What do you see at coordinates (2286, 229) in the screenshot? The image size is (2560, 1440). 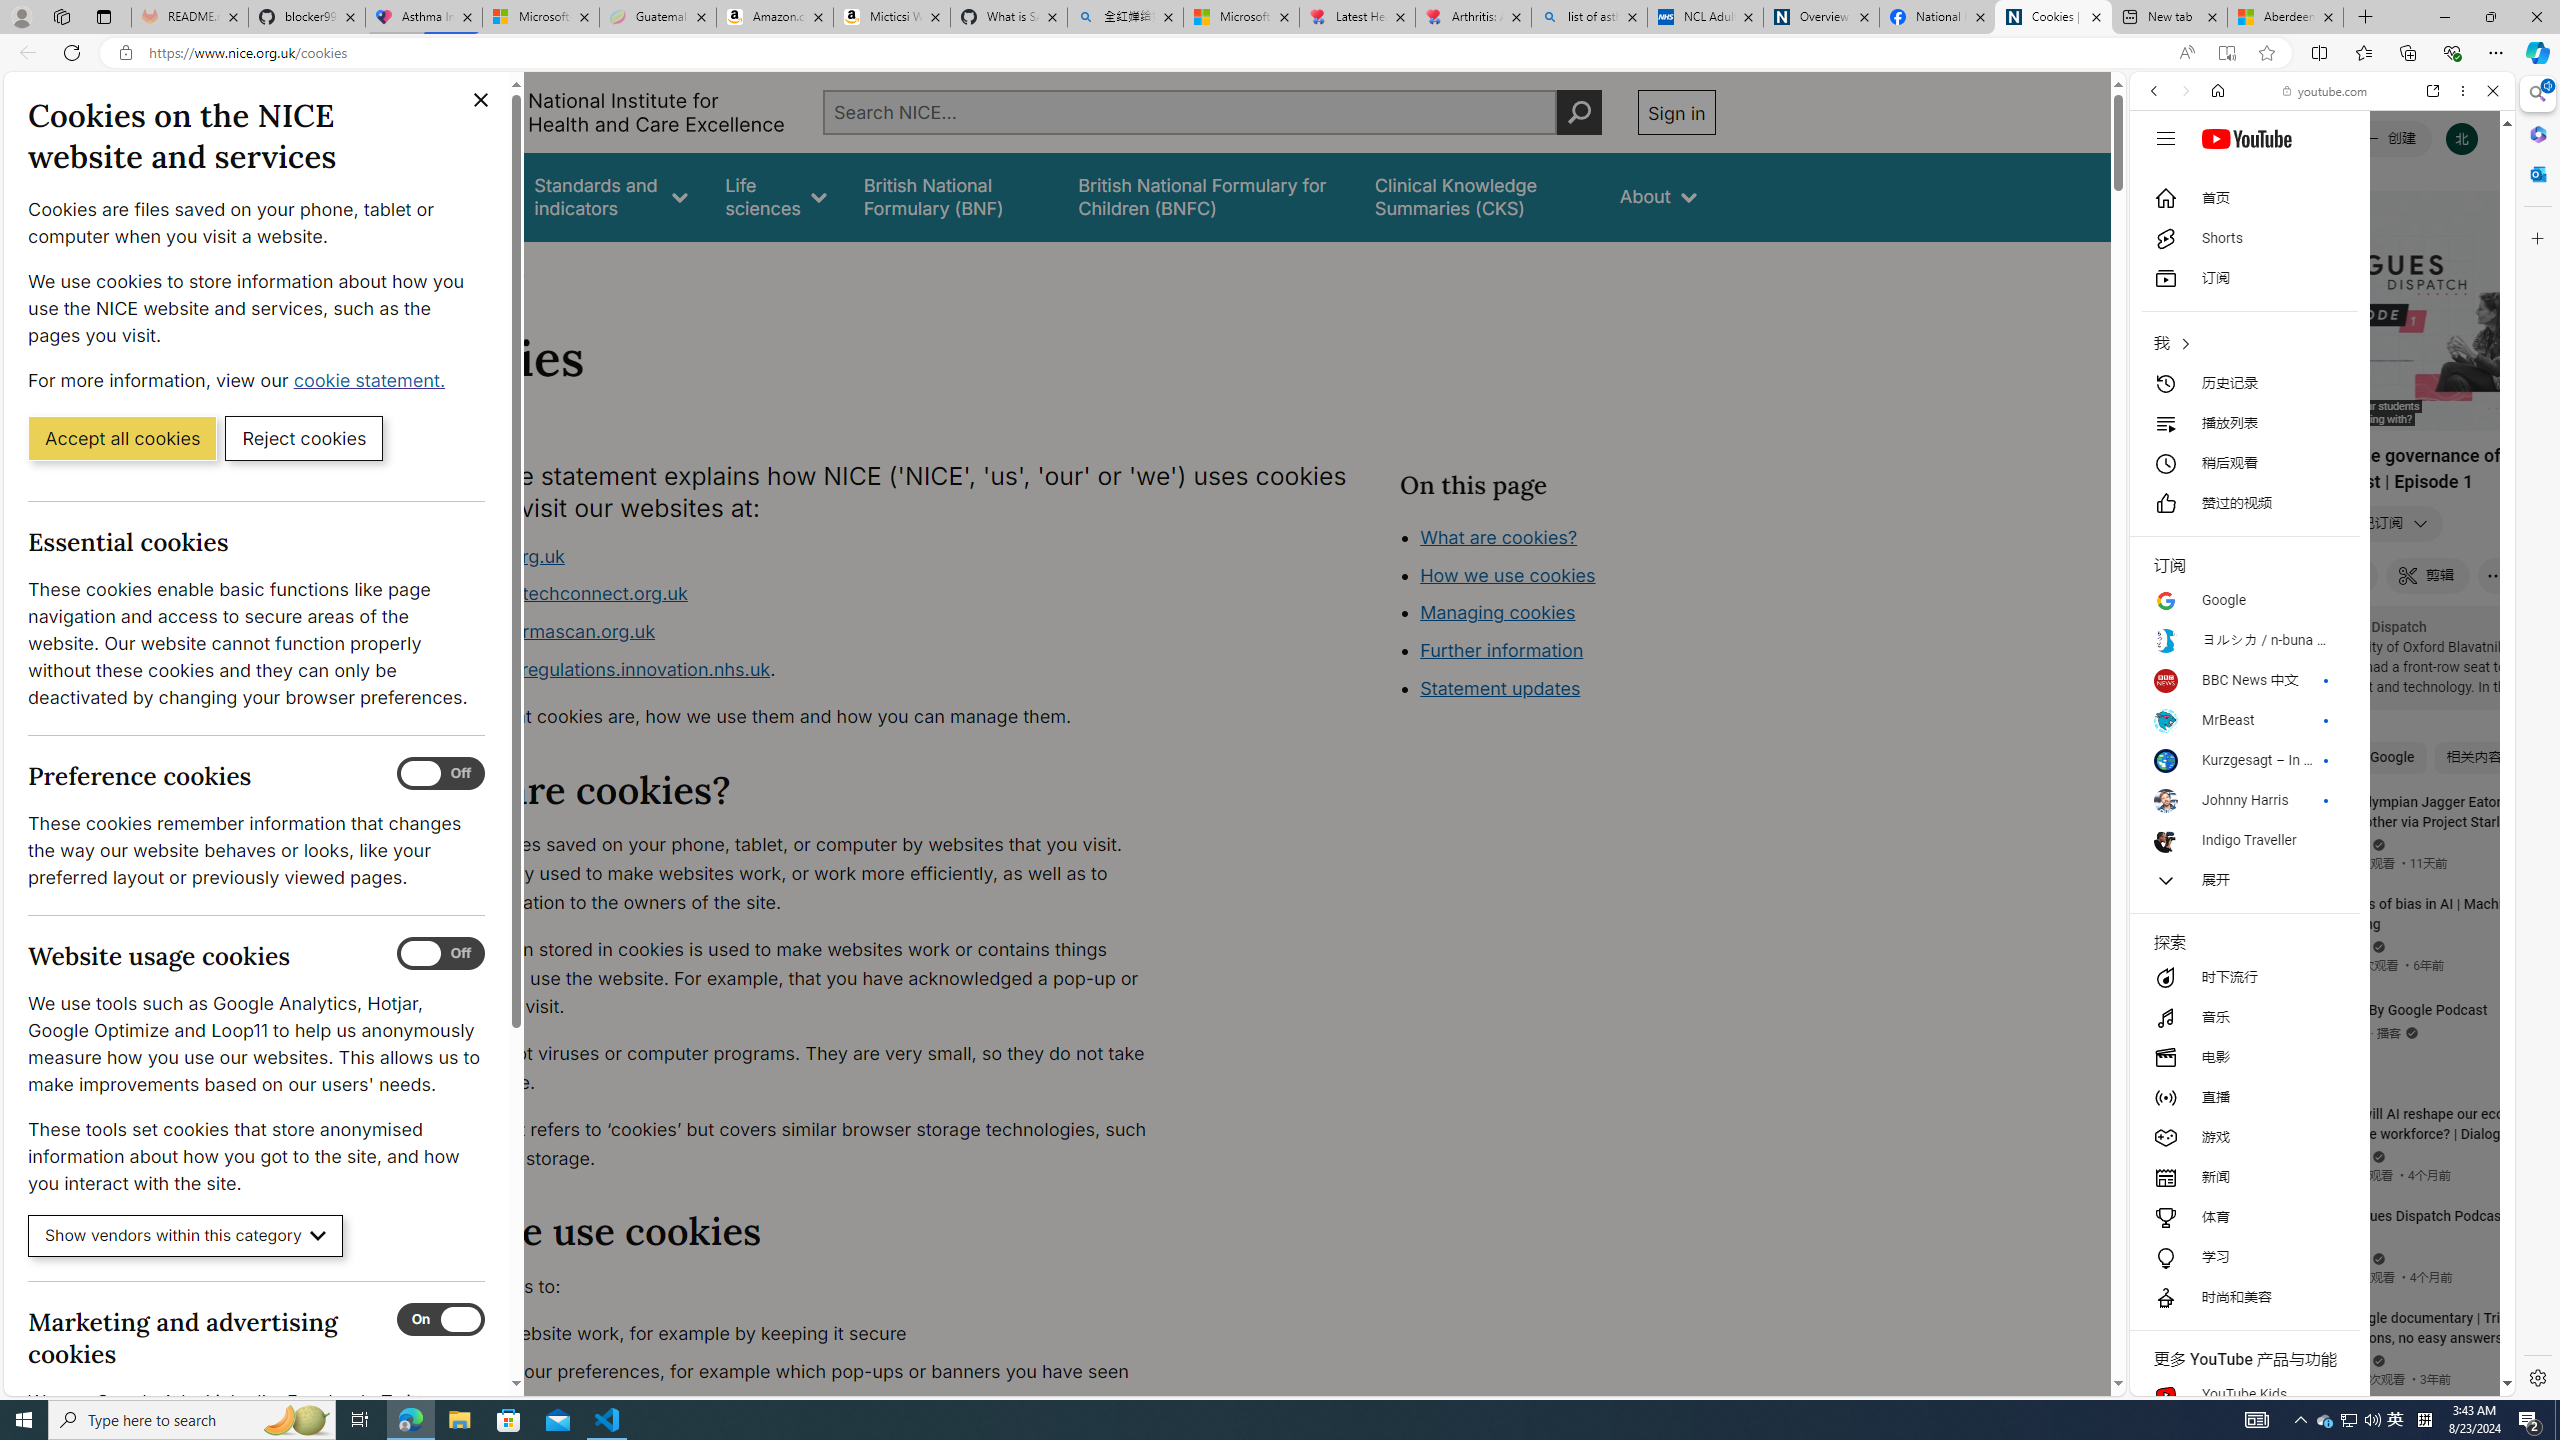 I see `'VIDEOS'` at bounding box center [2286, 229].